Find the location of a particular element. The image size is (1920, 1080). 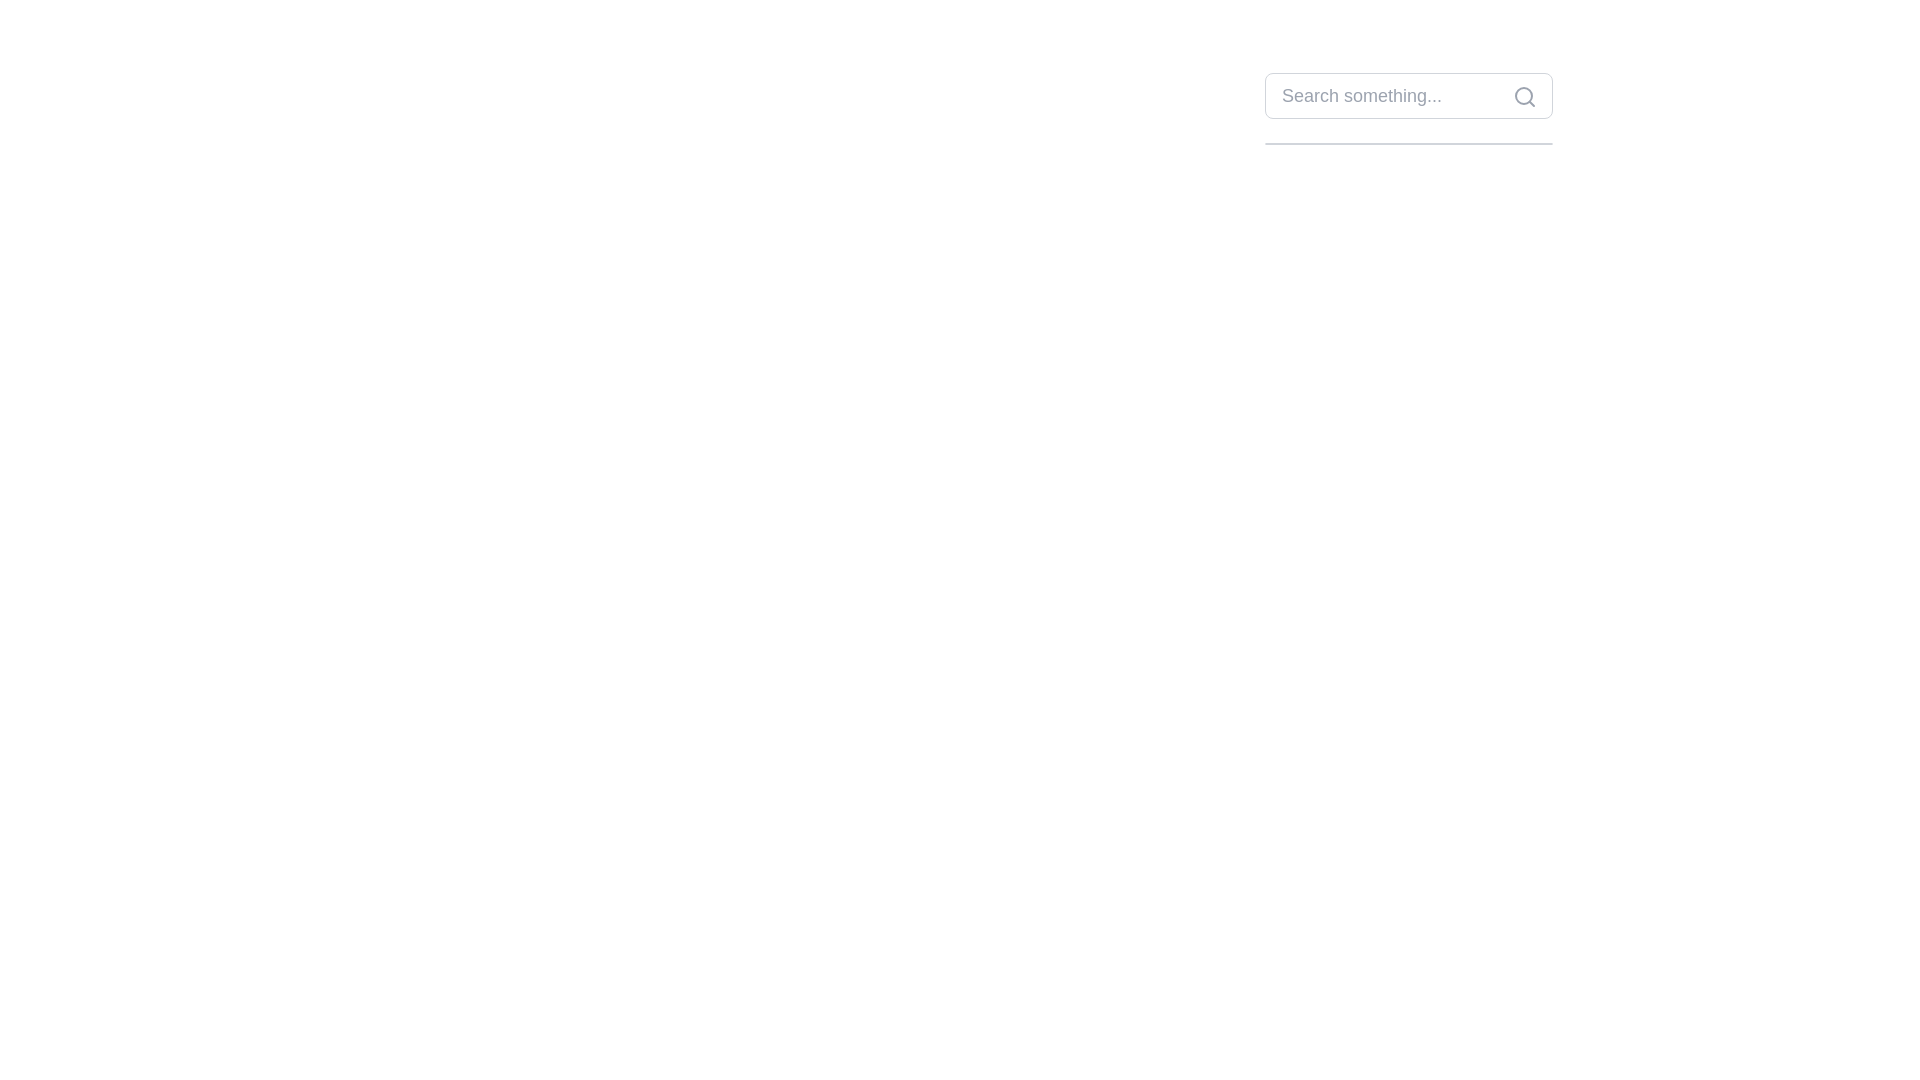

the search field associated with the circular icon of the magnifying glass, which is located at the top right corner of the search input box is located at coordinates (1522, 96).